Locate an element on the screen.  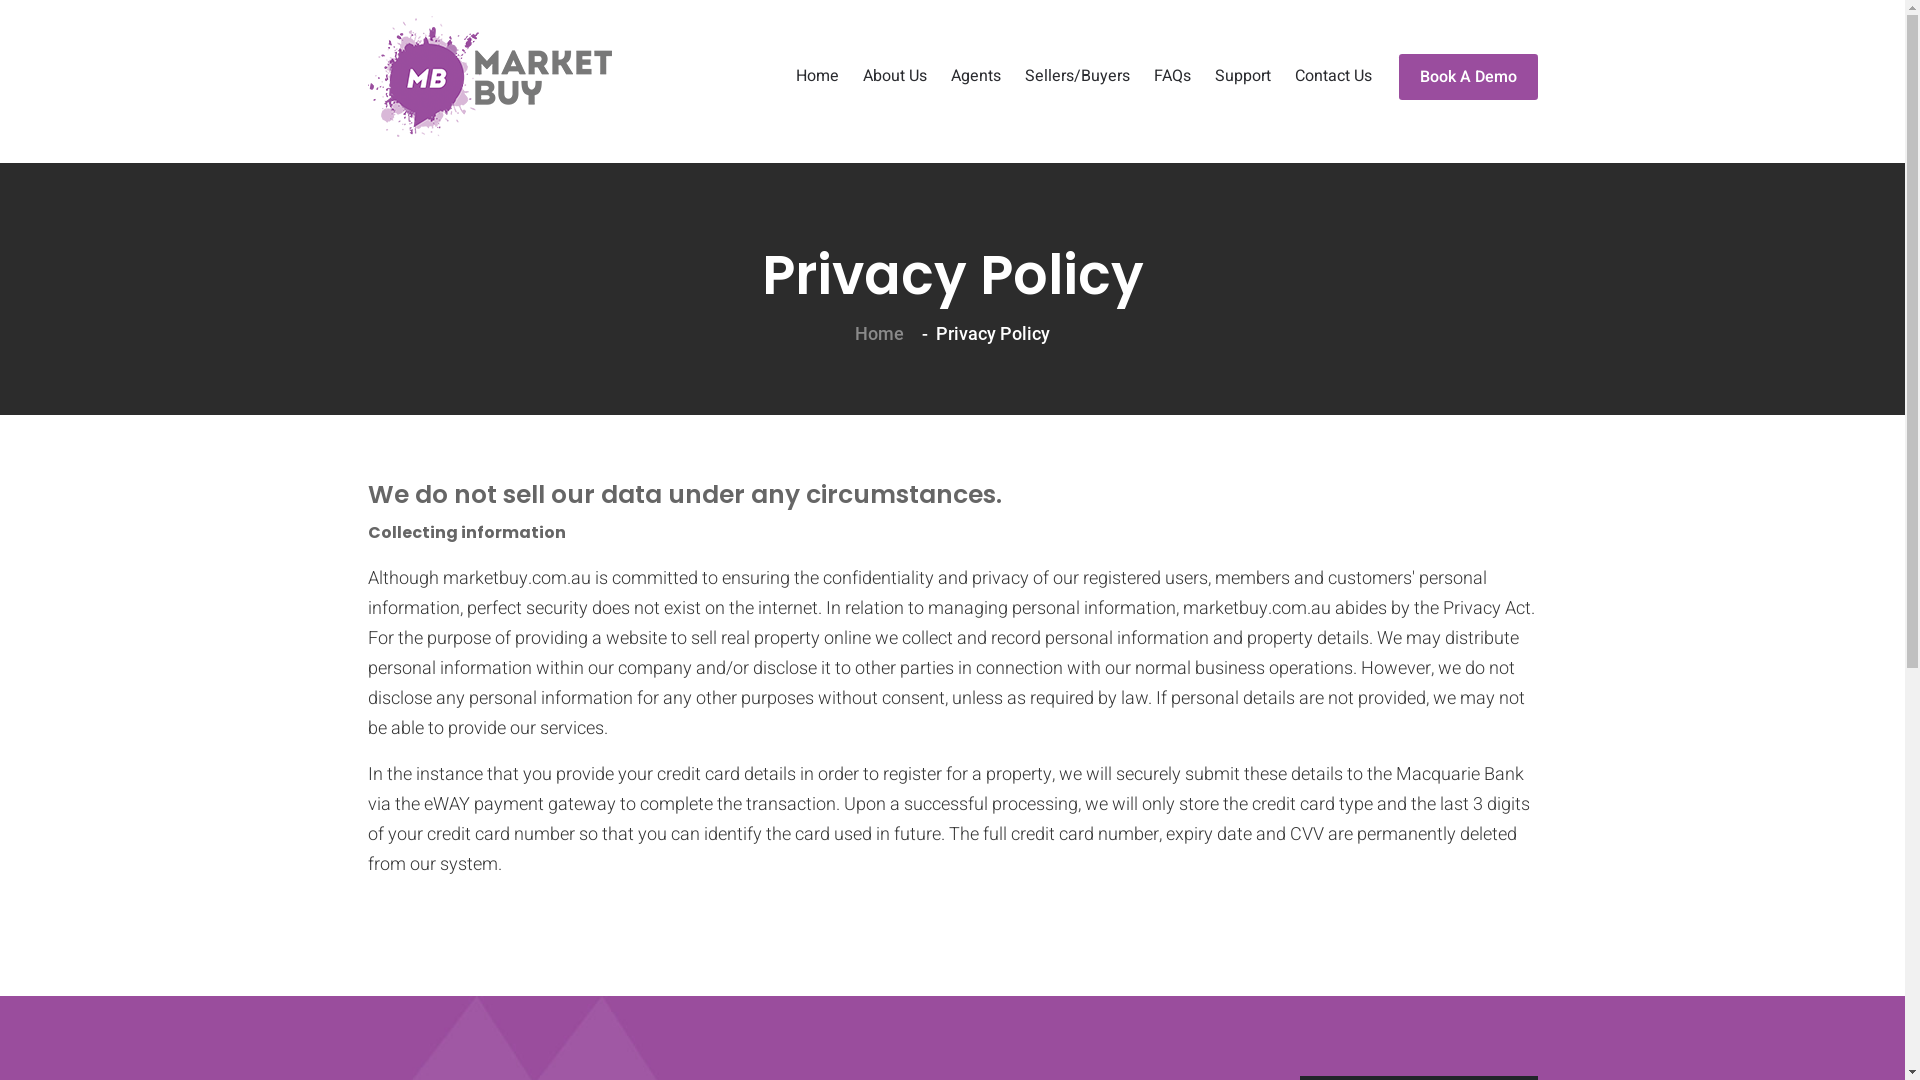
'Home' is located at coordinates (817, 76).